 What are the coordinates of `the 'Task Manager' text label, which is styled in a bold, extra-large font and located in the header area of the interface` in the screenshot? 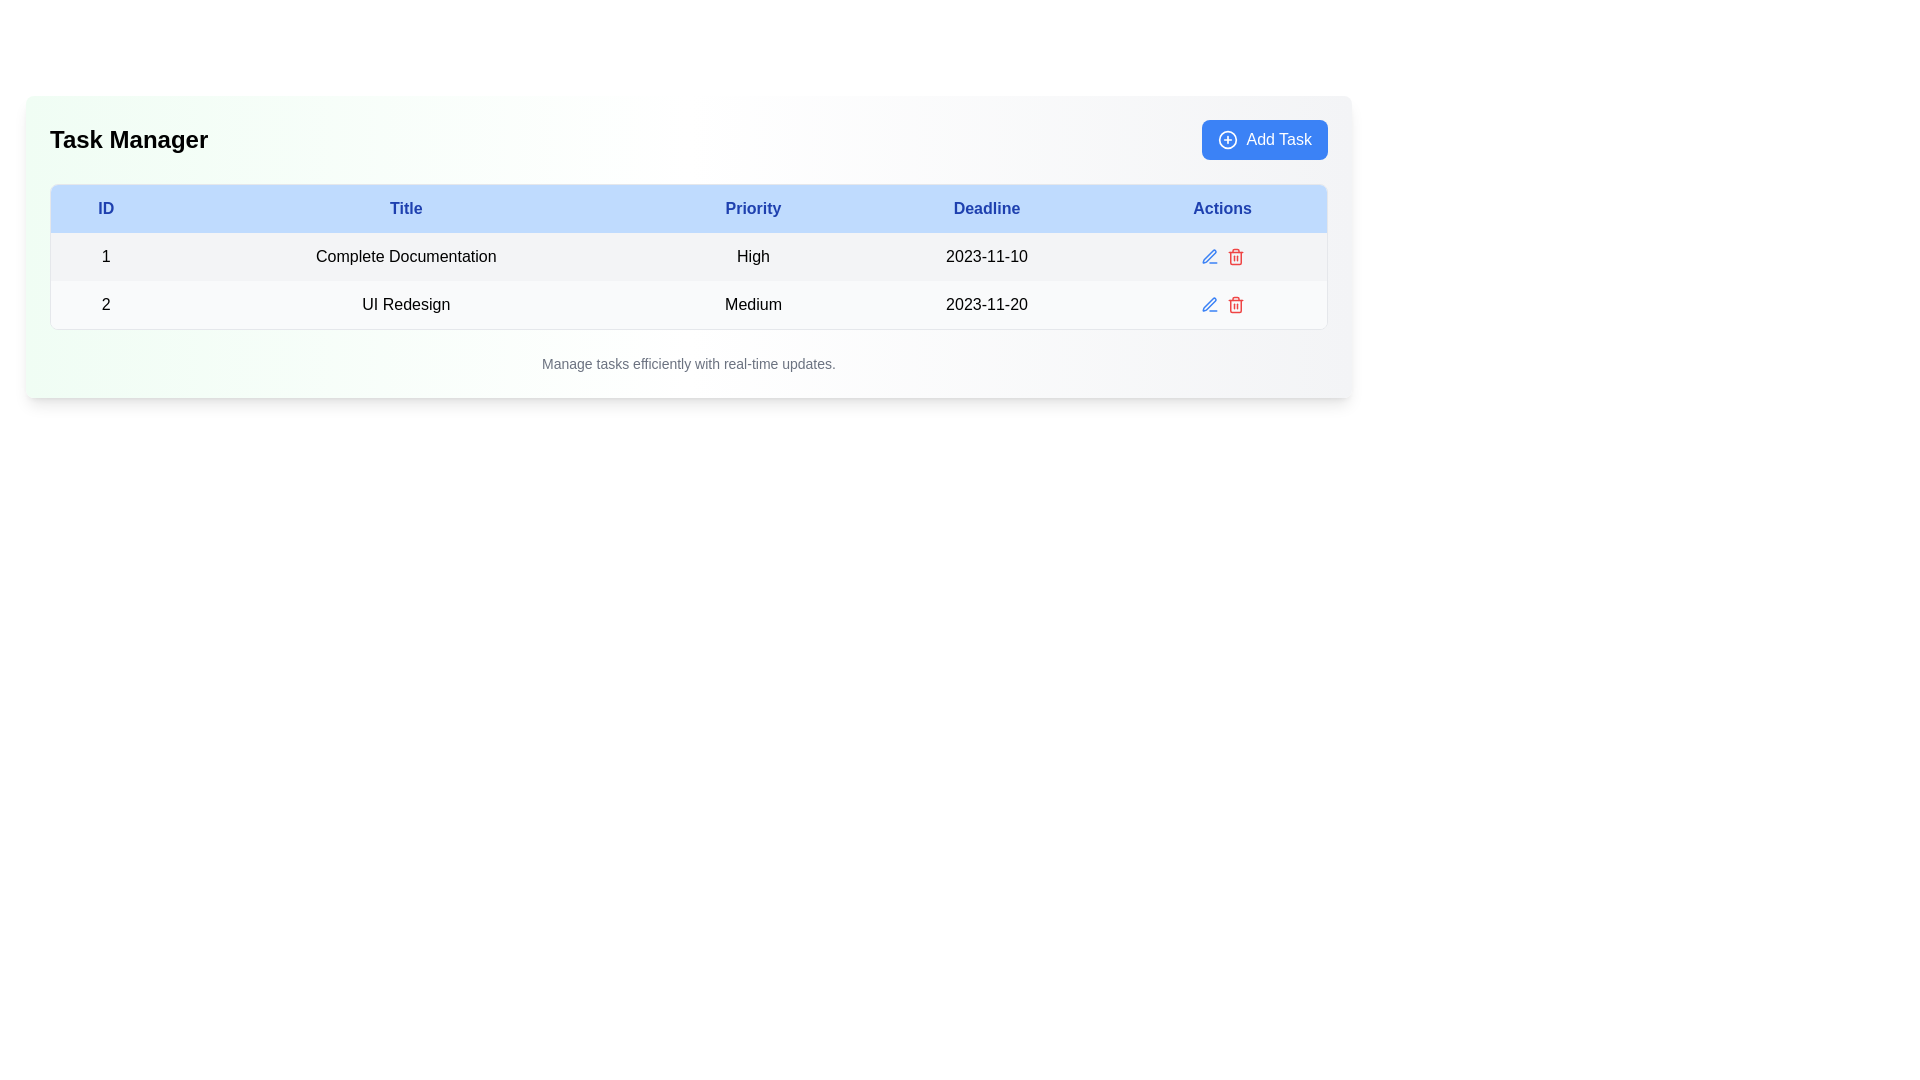 It's located at (128, 138).